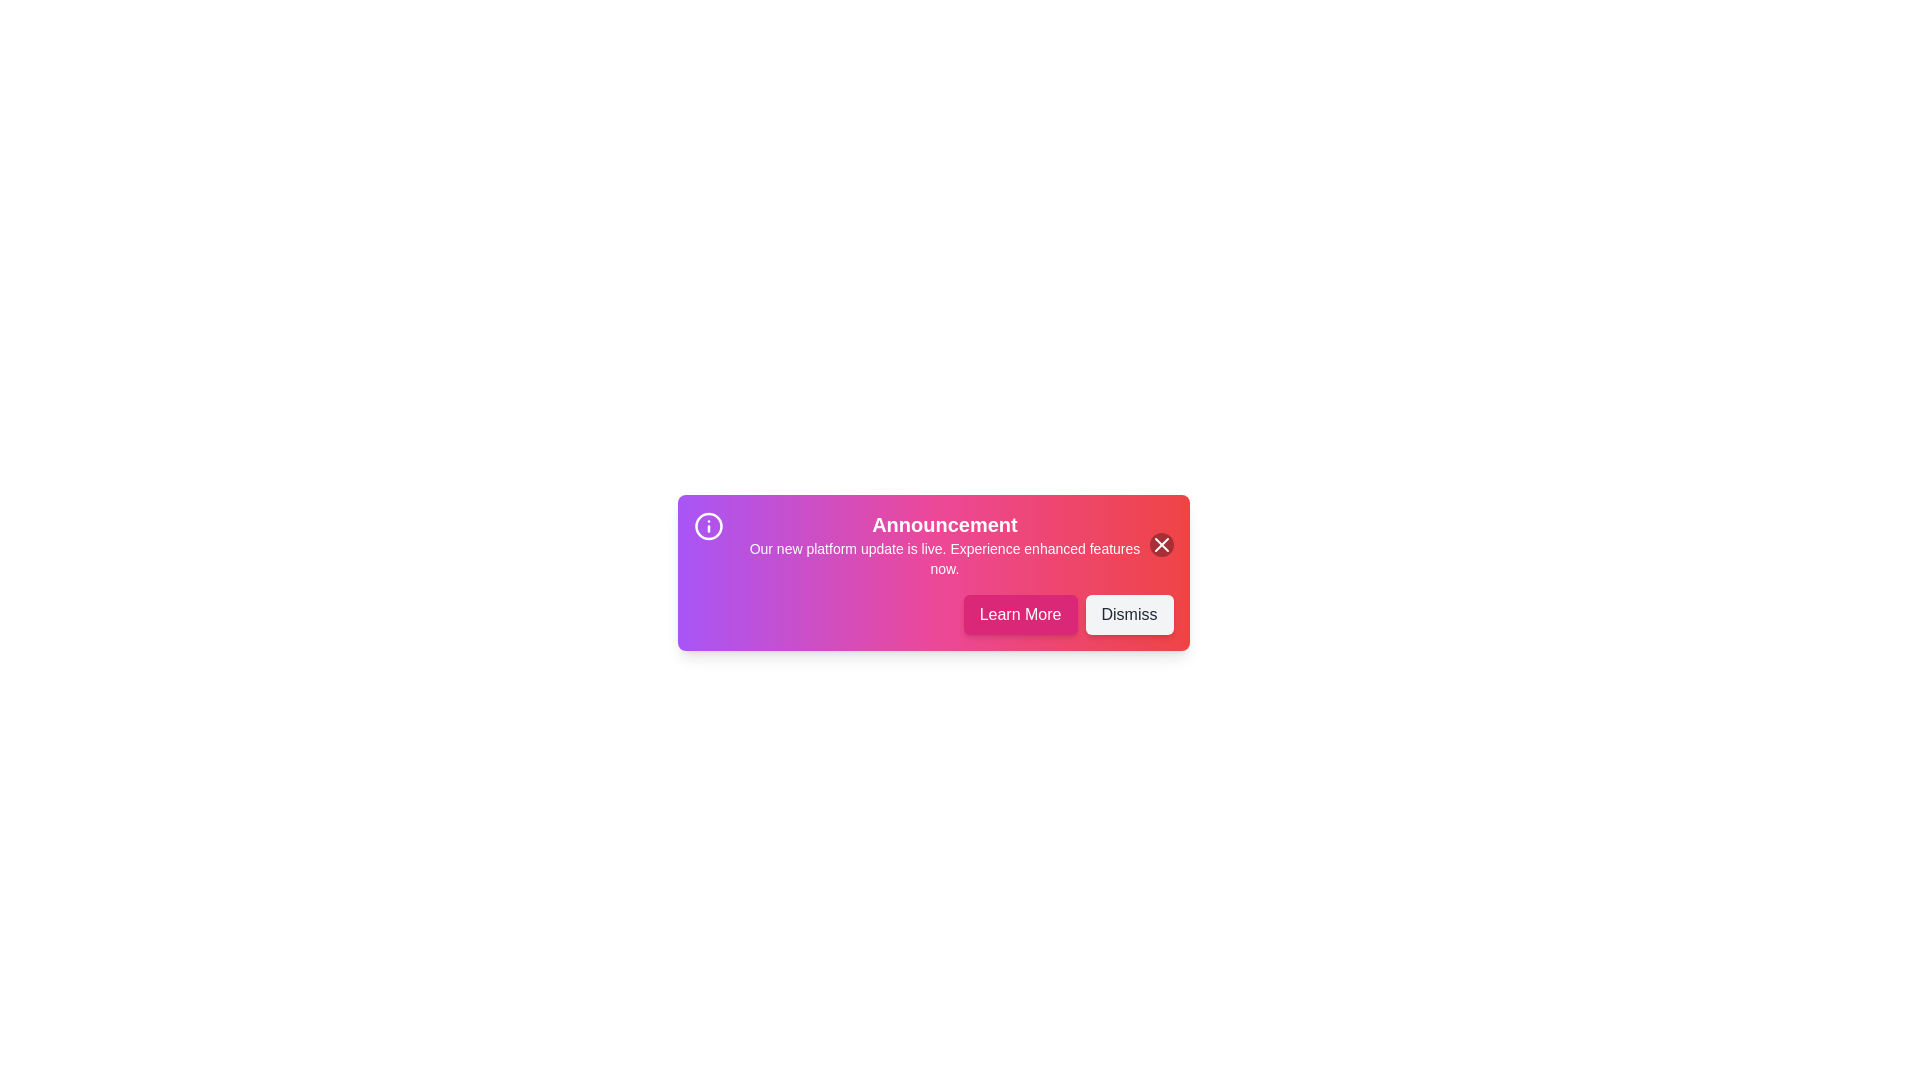 The width and height of the screenshot is (1920, 1080). What do you see at coordinates (1129, 613) in the screenshot?
I see `'Dismiss' button to close the alert` at bounding box center [1129, 613].